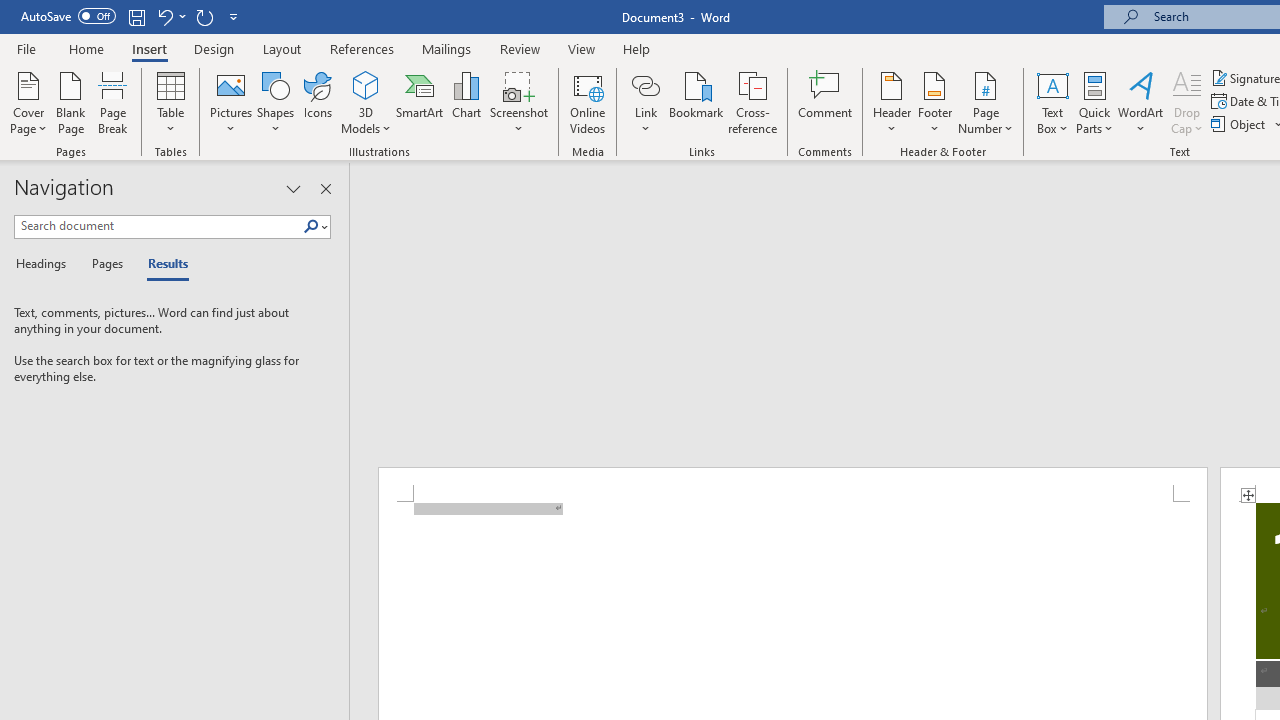 The height and width of the screenshot is (720, 1280). Describe the element at coordinates (161, 264) in the screenshot. I see `'Results'` at that location.